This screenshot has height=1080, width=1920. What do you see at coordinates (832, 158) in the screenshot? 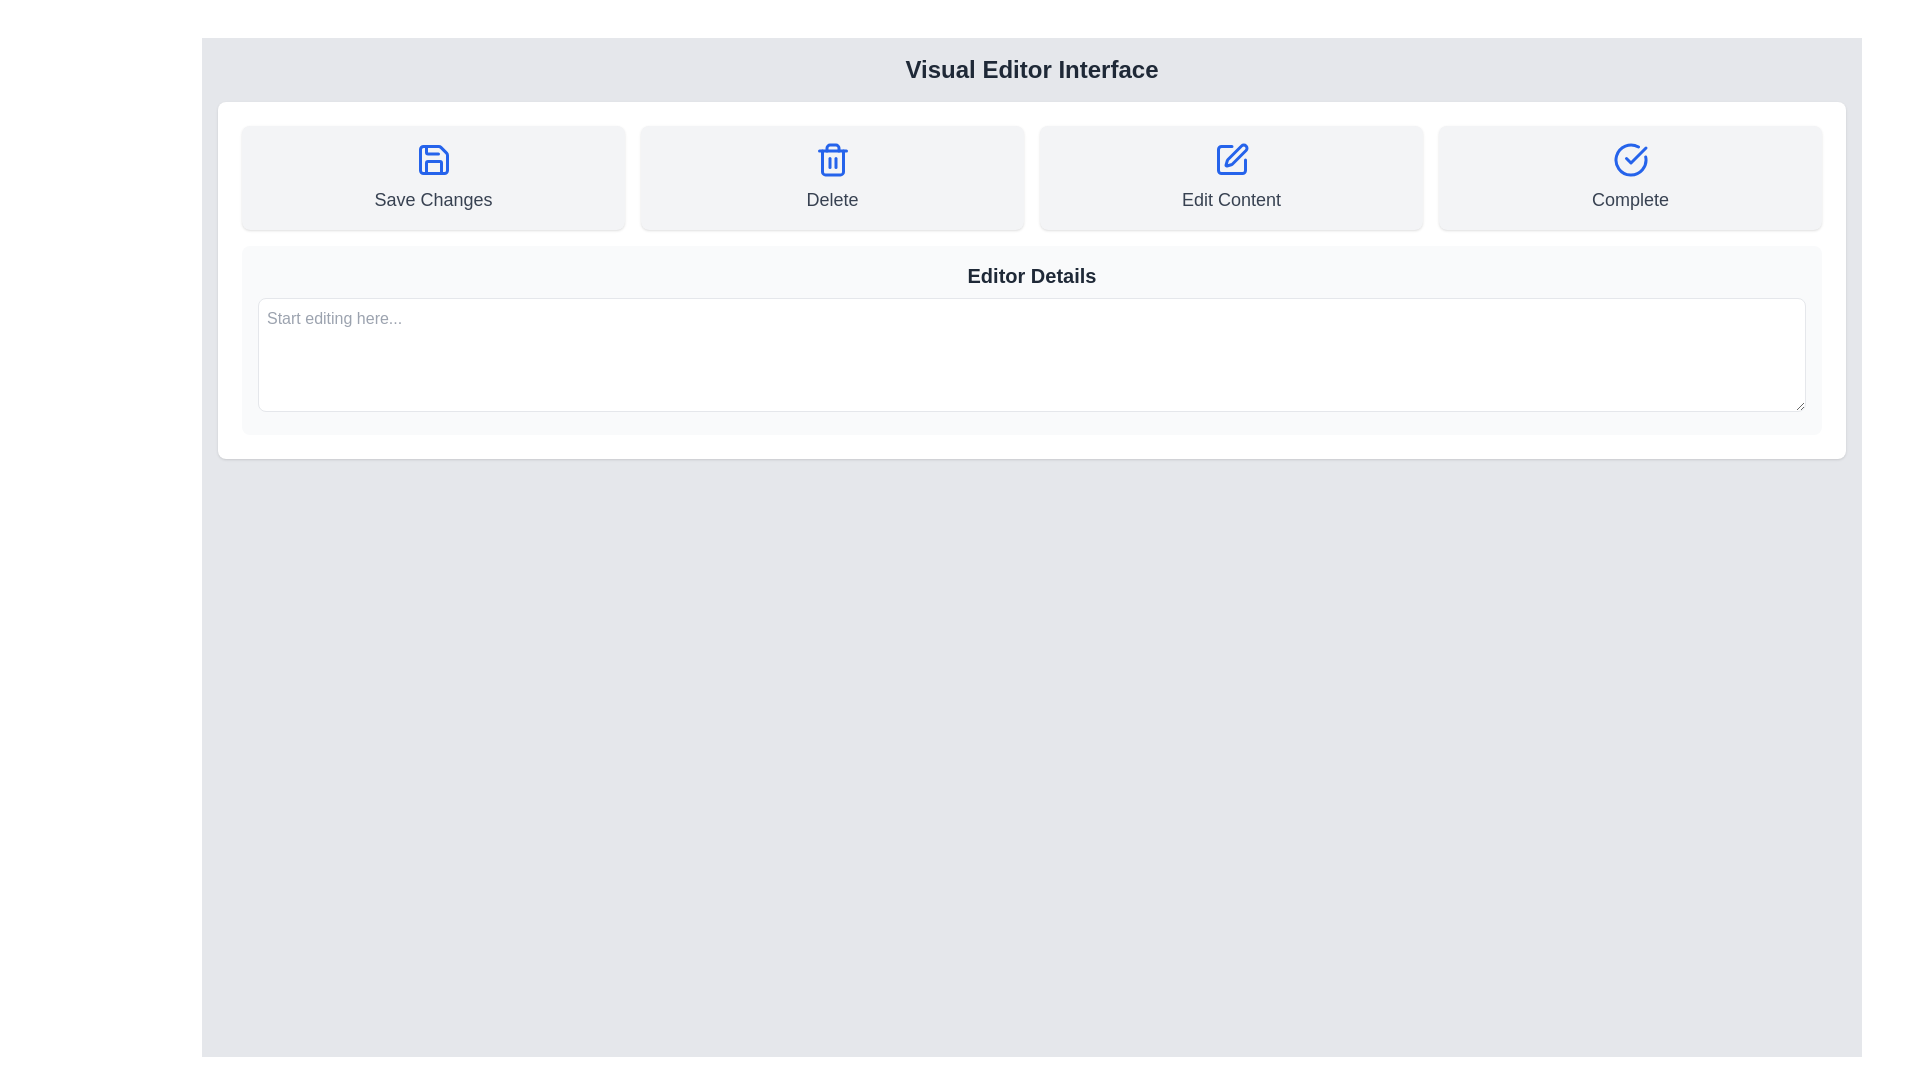
I see `the delete icon component located in the toolbar/menu section, which visually represents the delete action and is positioned second from the left among four buttons` at bounding box center [832, 158].